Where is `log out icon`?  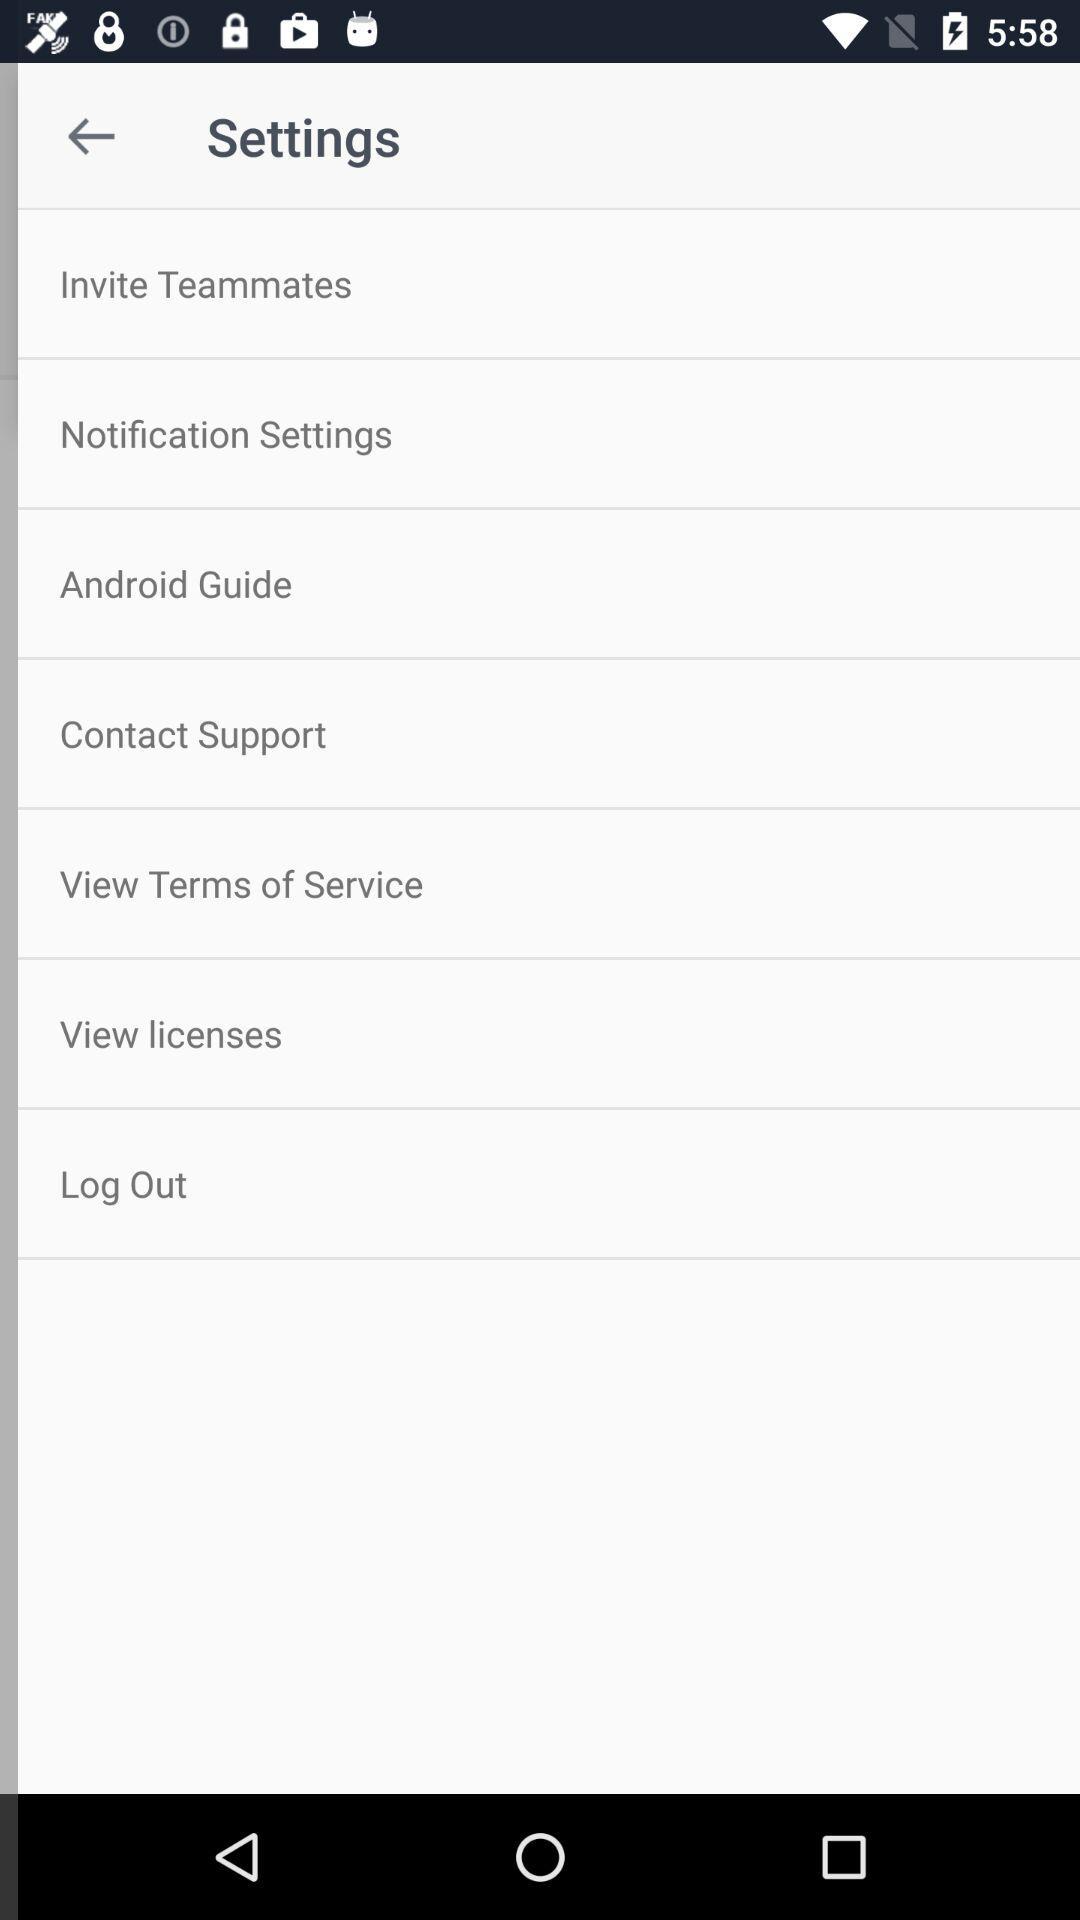
log out icon is located at coordinates (540, 1183).